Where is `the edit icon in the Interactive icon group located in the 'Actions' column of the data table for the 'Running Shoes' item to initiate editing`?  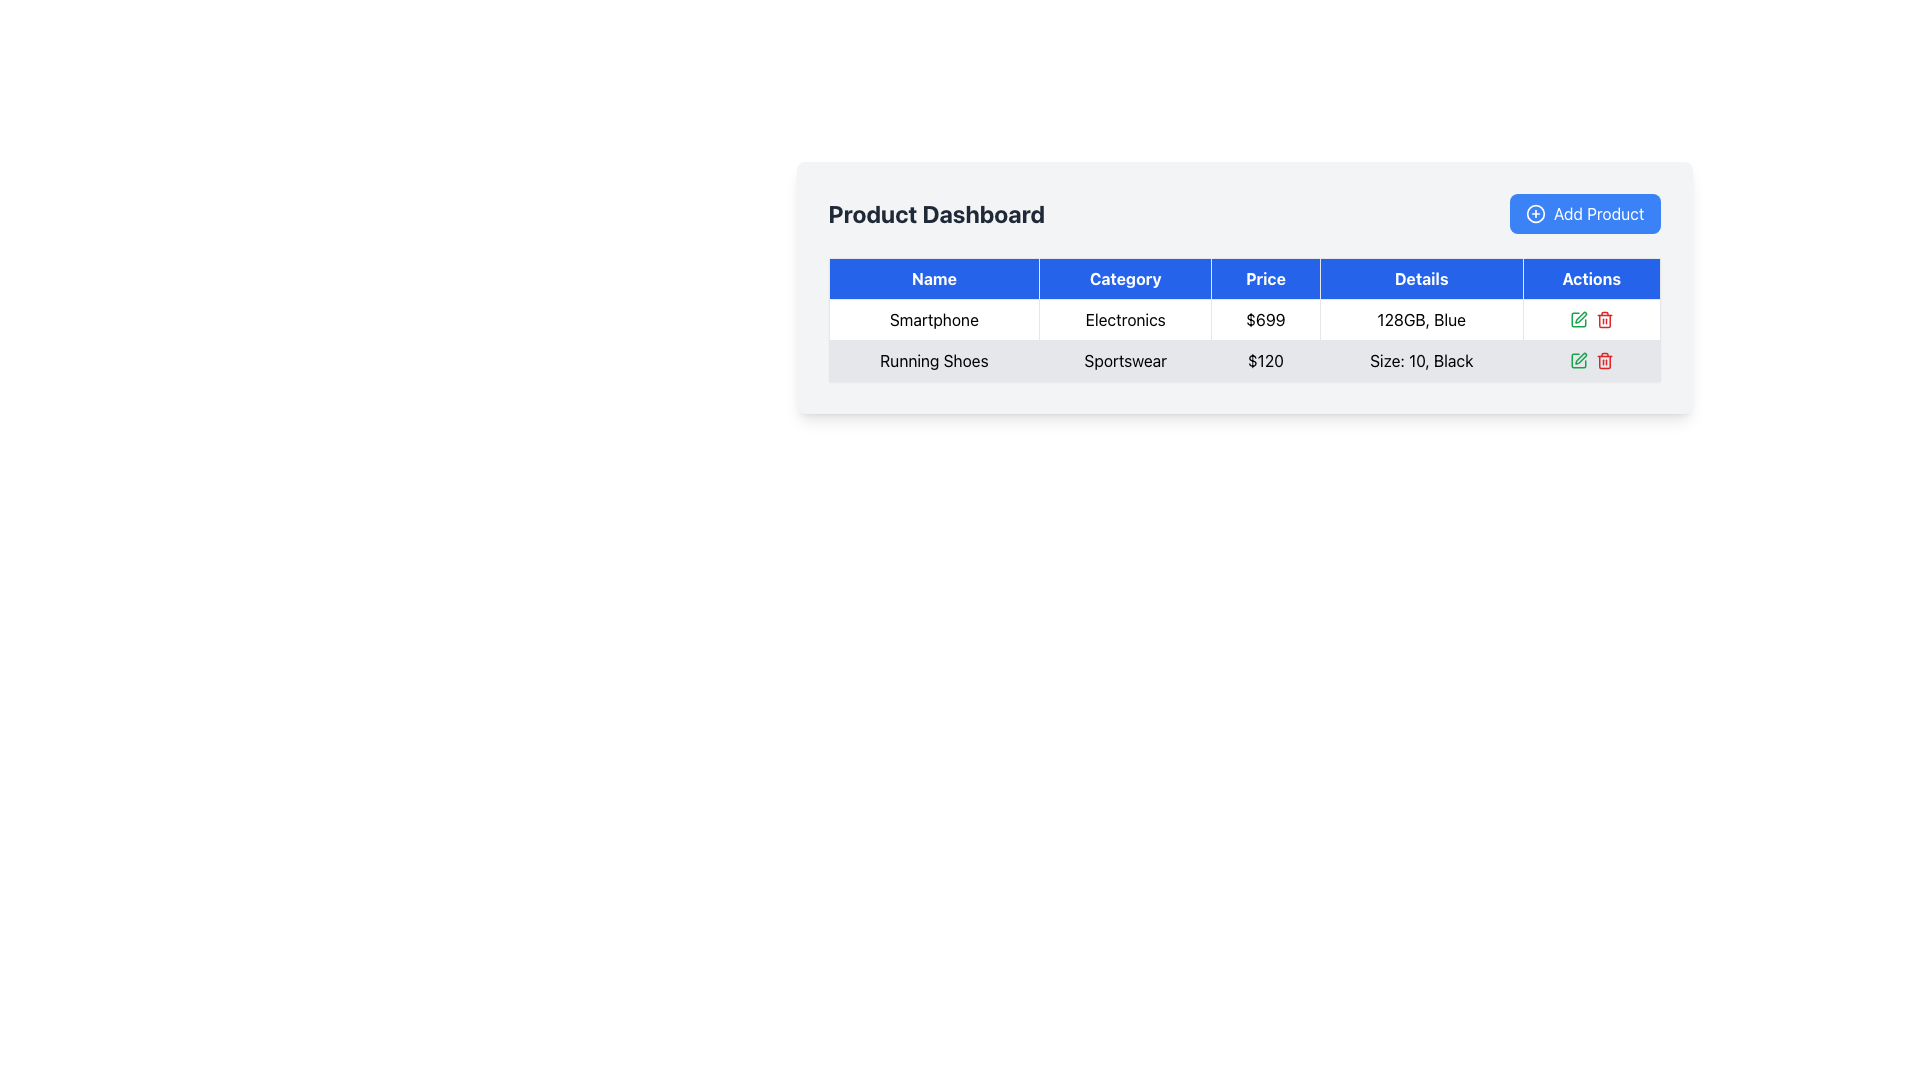 the edit icon in the Interactive icon group located in the 'Actions' column of the data table for the 'Running Shoes' item to initiate editing is located at coordinates (1590, 361).